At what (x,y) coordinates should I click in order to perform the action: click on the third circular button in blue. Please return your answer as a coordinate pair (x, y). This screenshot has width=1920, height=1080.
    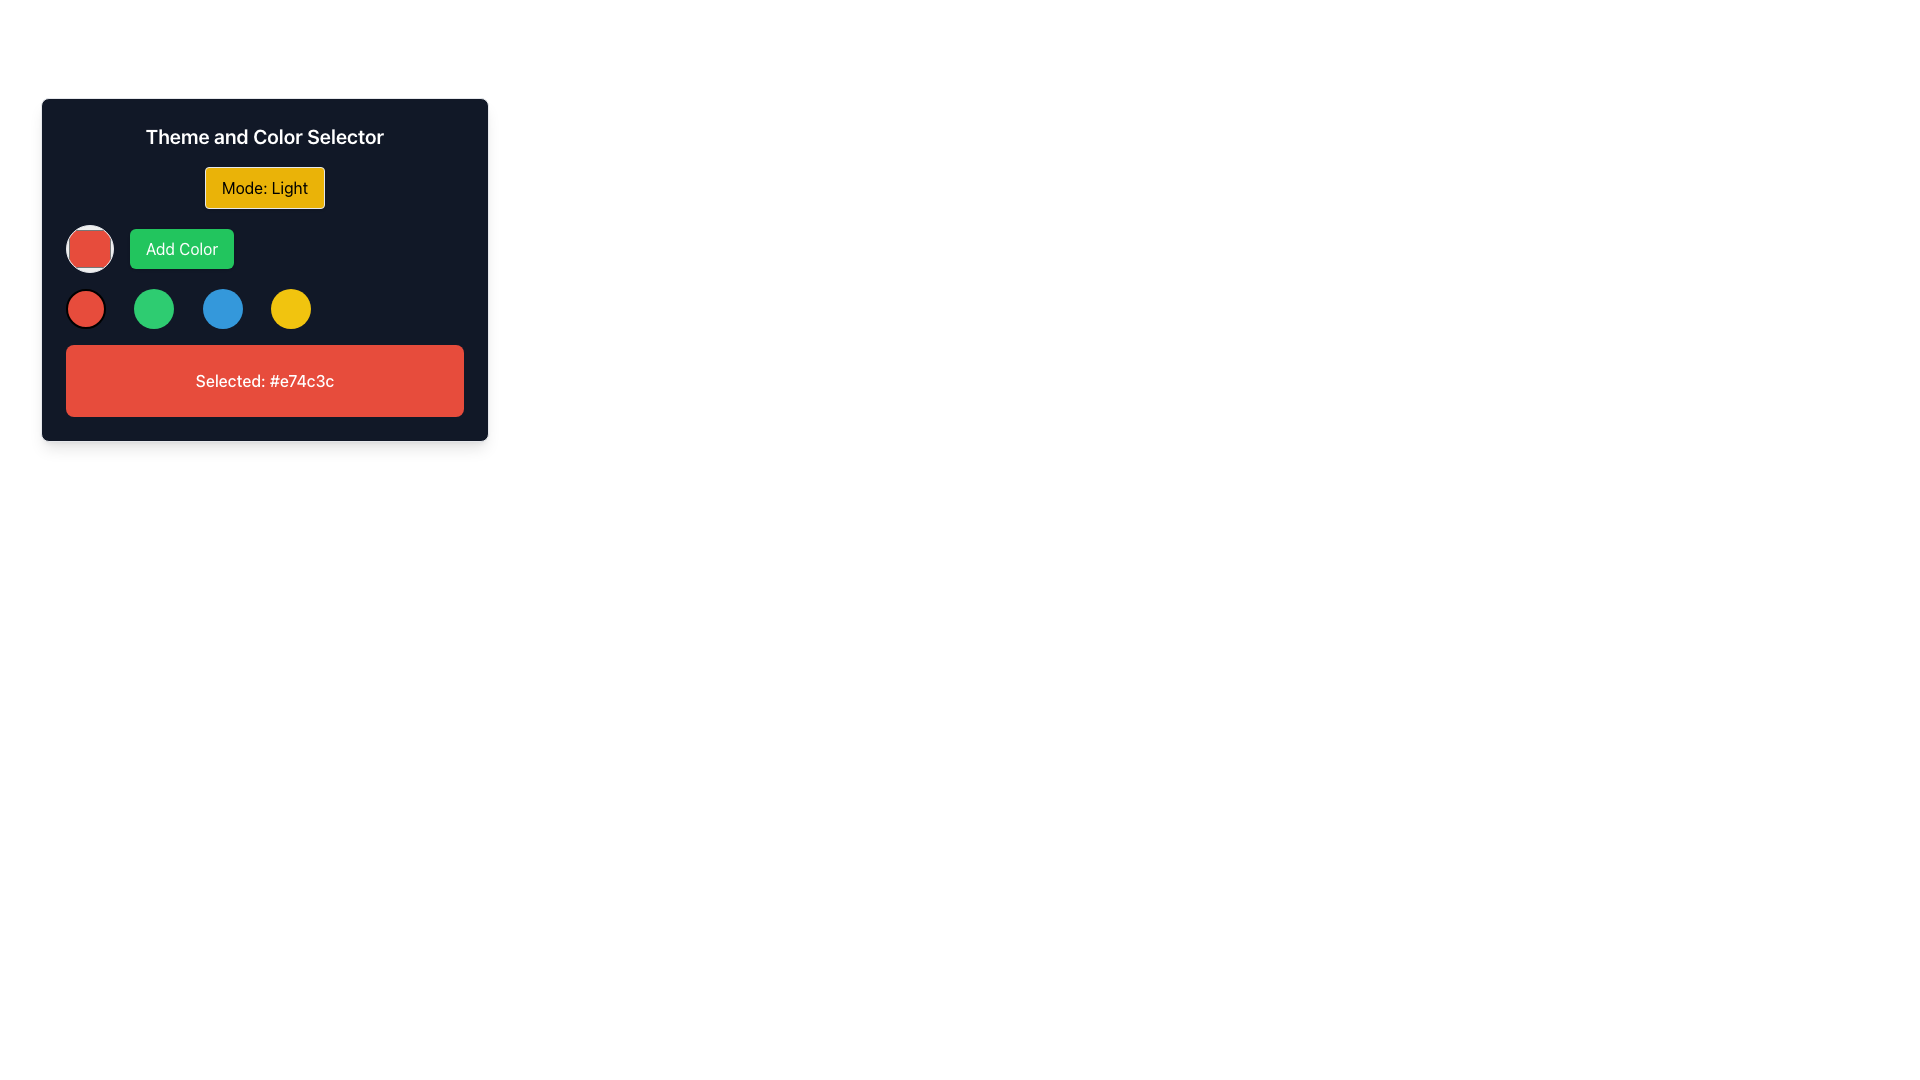
    Looking at the image, I should click on (222, 308).